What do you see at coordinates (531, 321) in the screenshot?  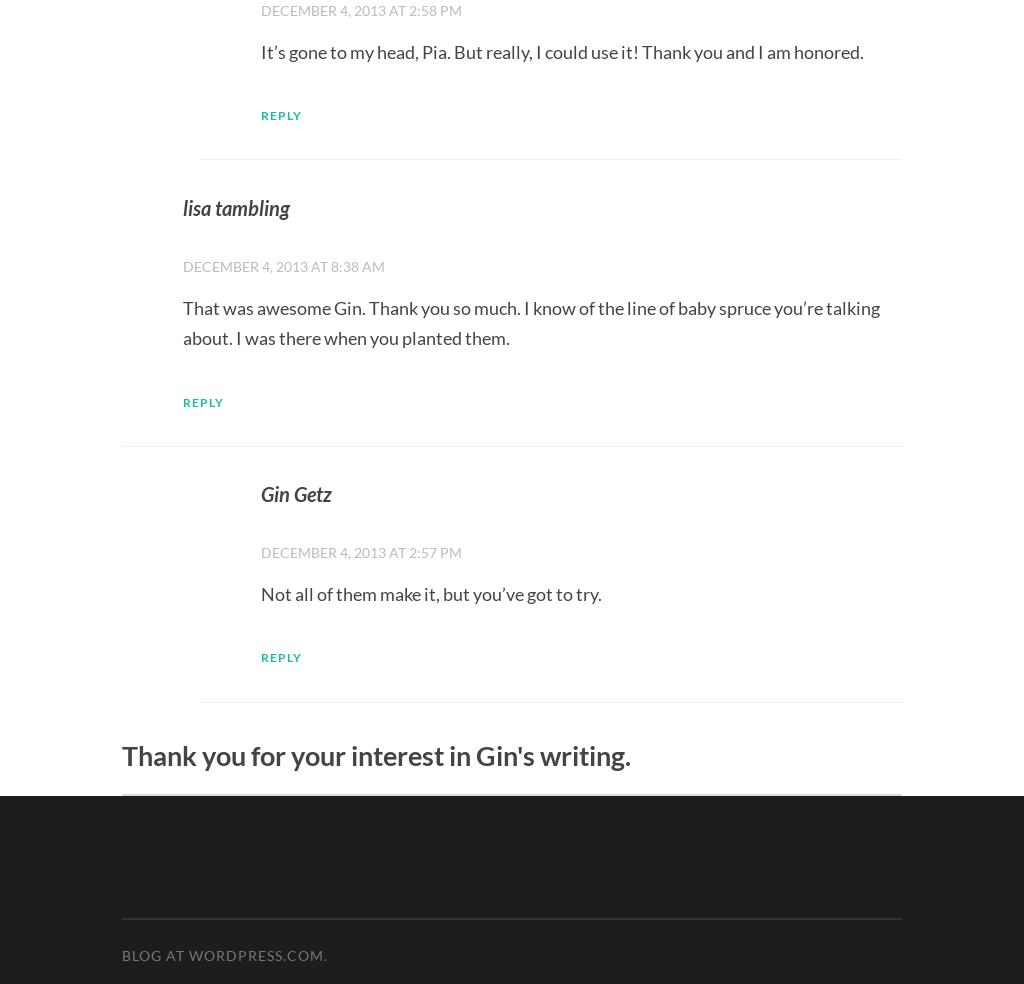 I see `'That was awesome Gin.  Thank you so much.  I know of the line of baby spruce you’re talking about.  I was there when you planted them.'` at bounding box center [531, 321].